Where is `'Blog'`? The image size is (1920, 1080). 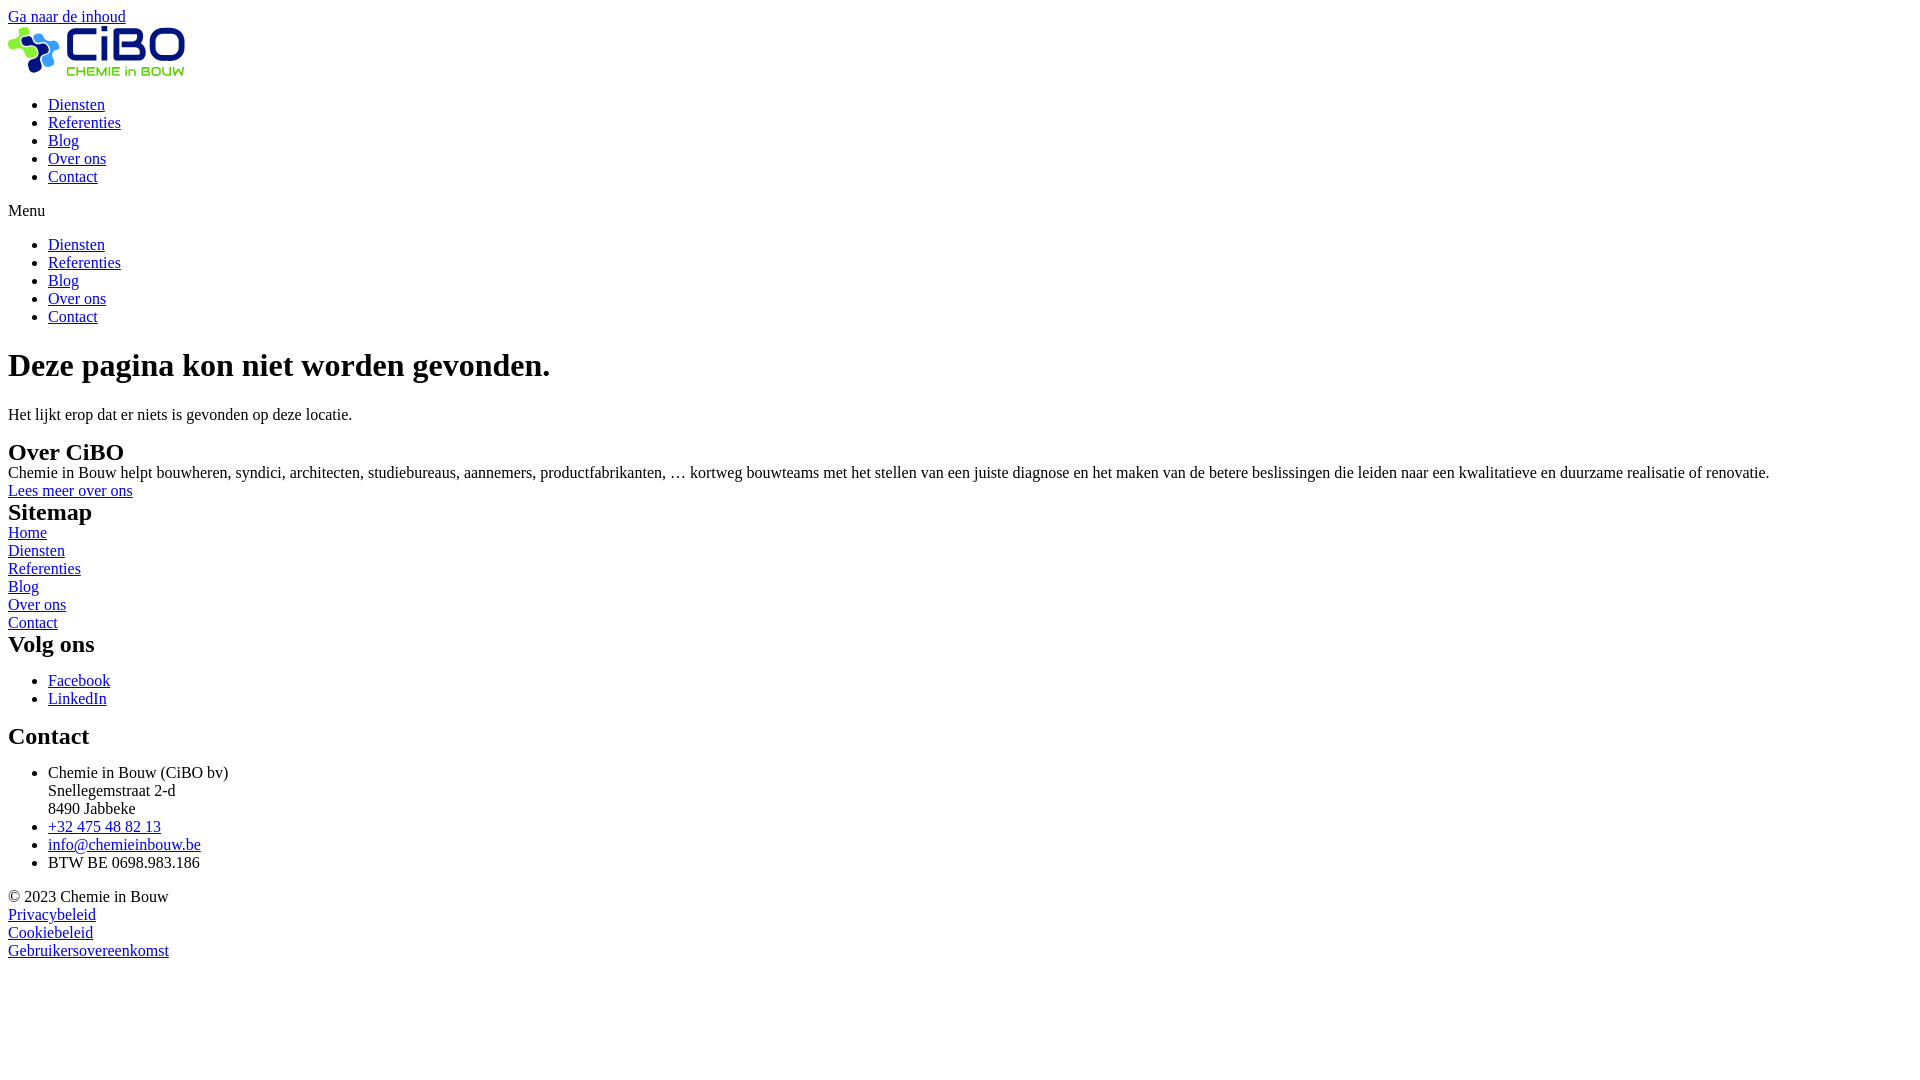
'Blog' is located at coordinates (63, 139).